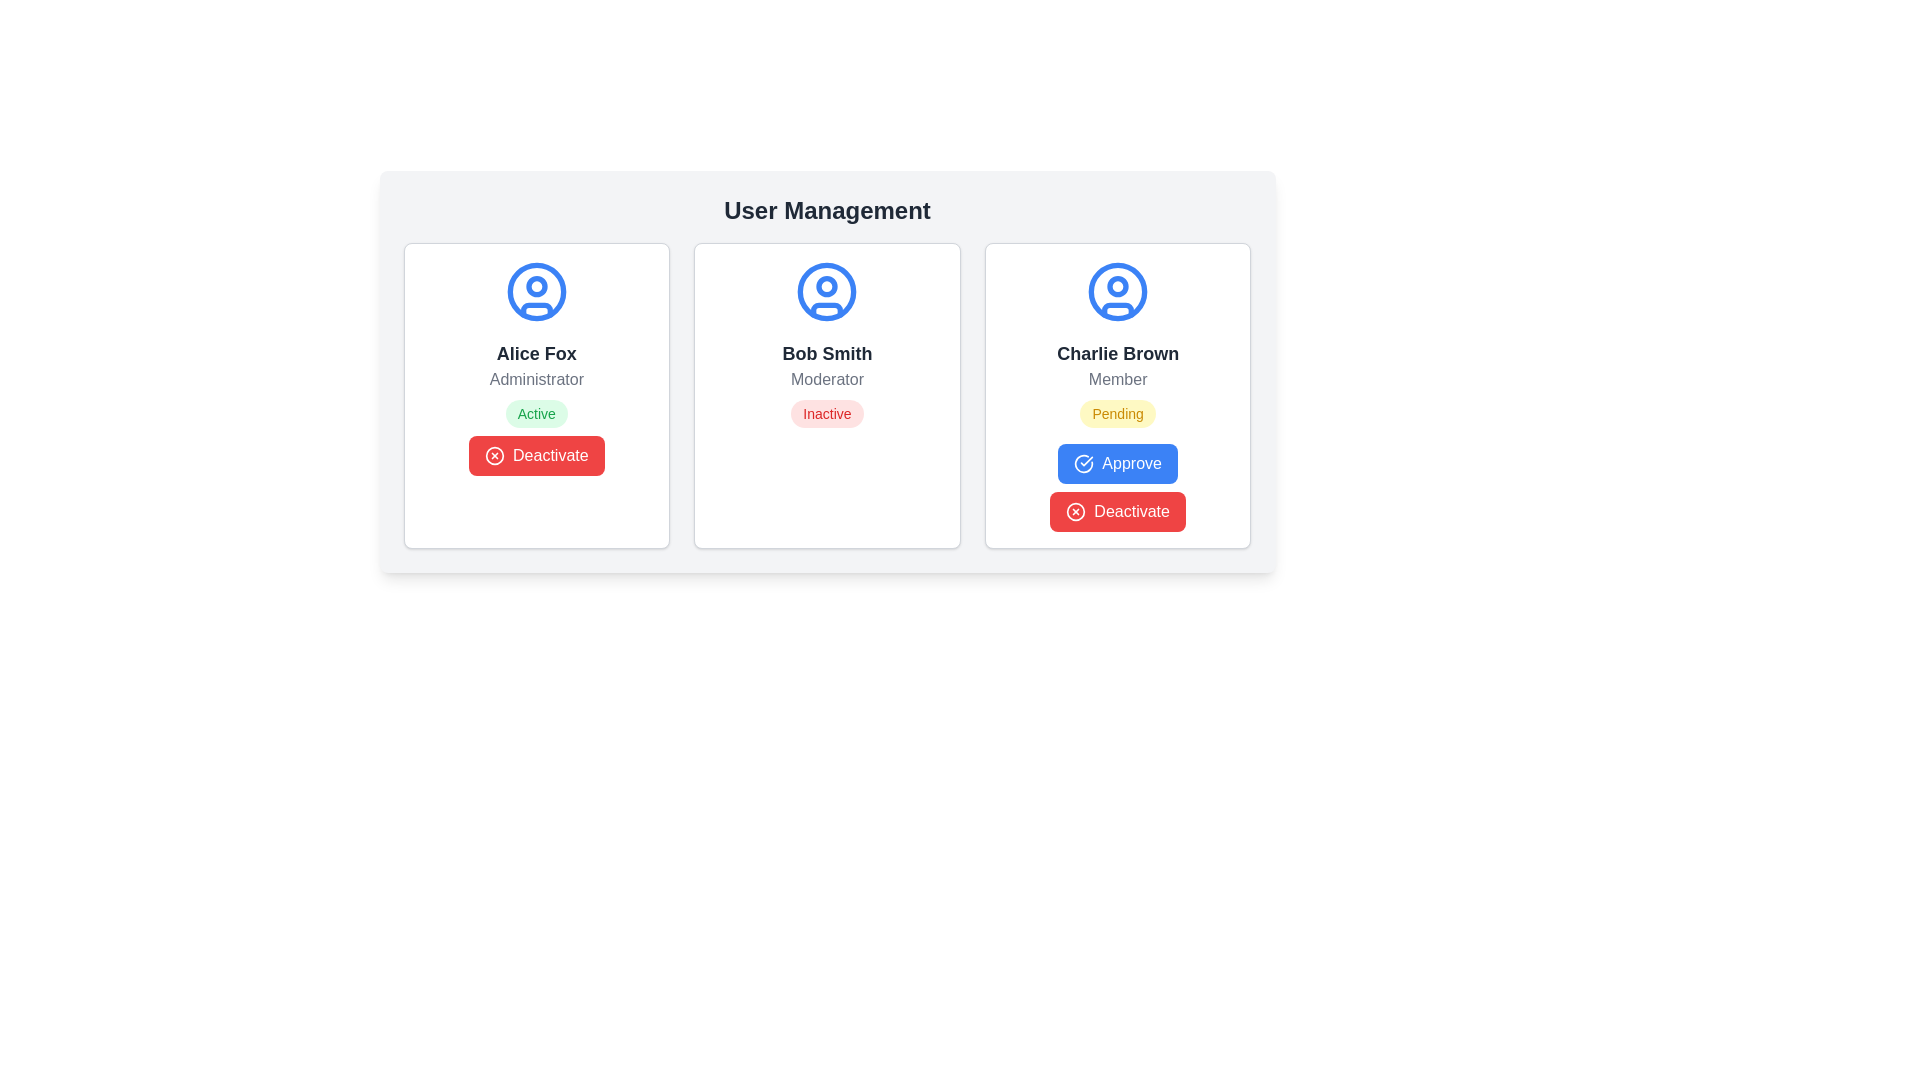 This screenshot has height=1080, width=1920. What do you see at coordinates (536, 292) in the screenshot?
I see `the user profile icon representing 'Alice Fox' located at the top of its card in the three-column layout` at bounding box center [536, 292].